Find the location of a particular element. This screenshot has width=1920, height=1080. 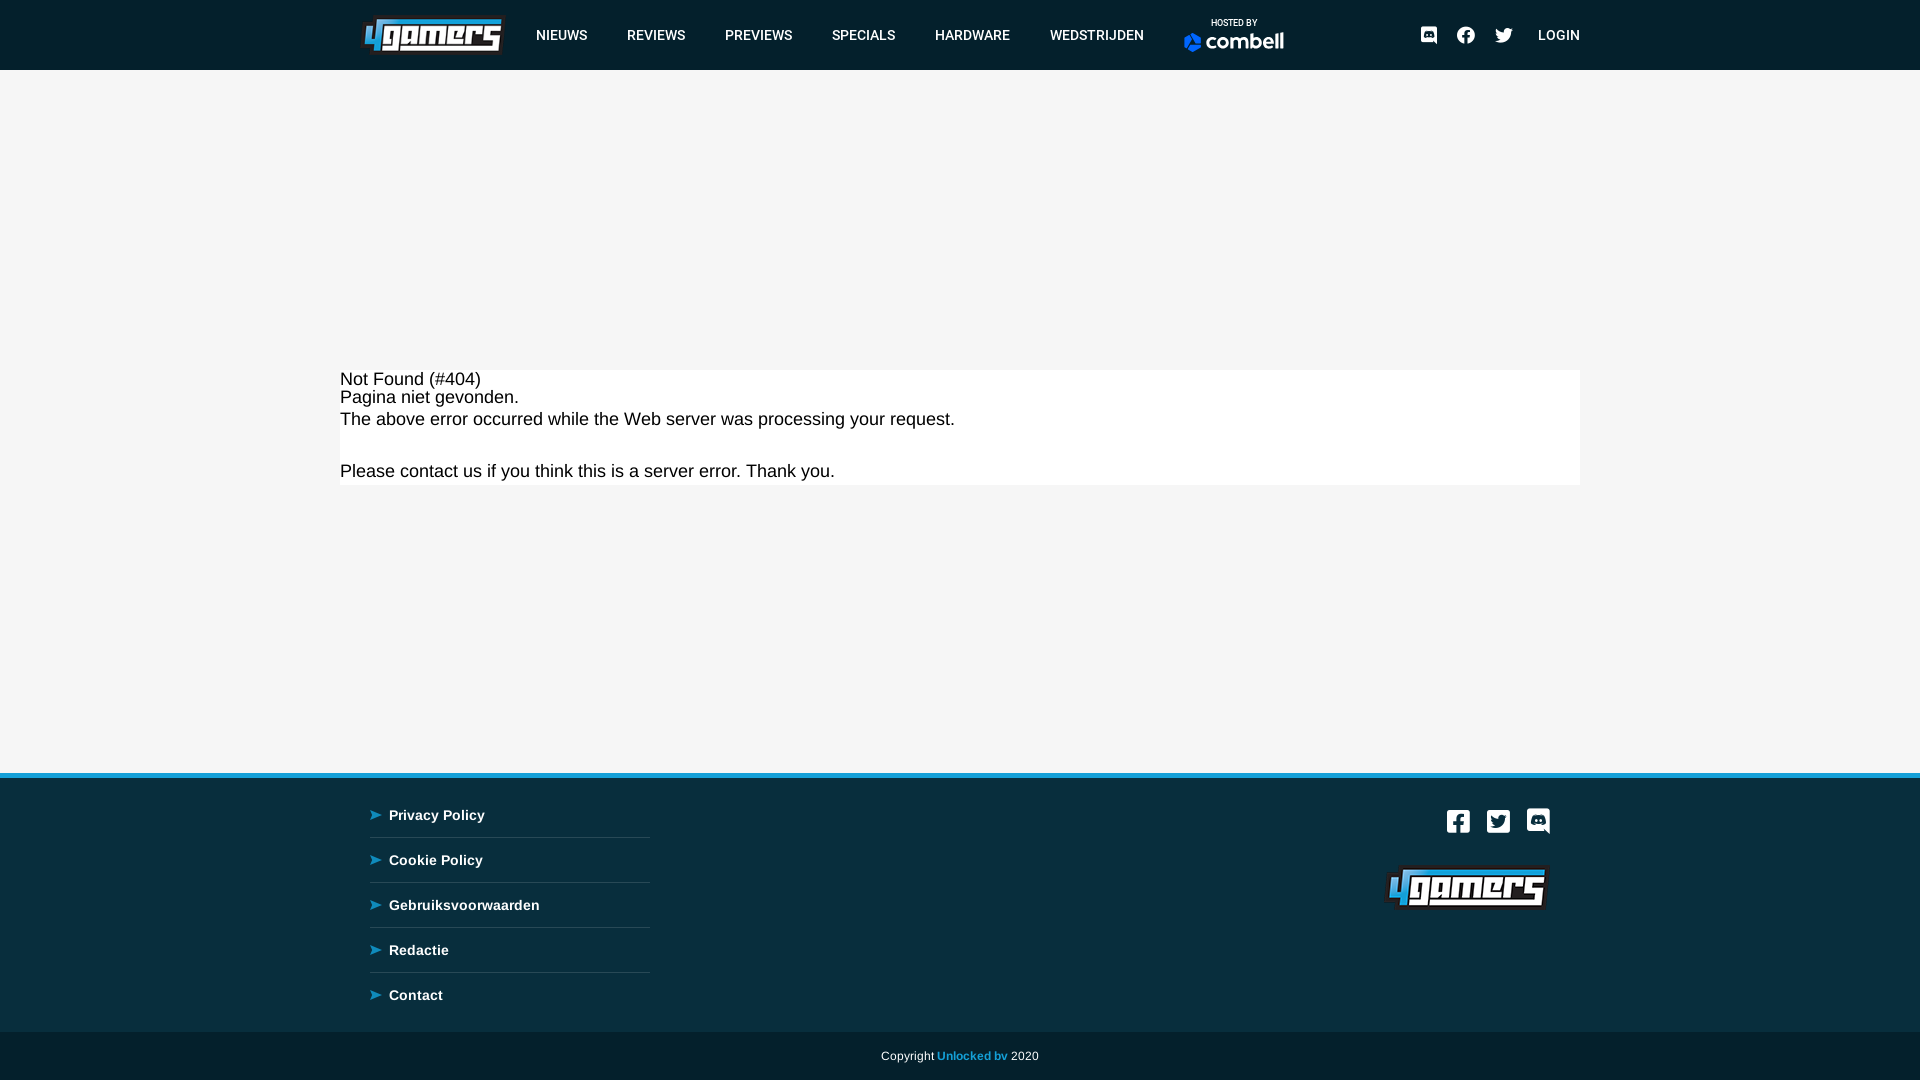

'Gebruiksvoorwaarden' is located at coordinates (463, 905).